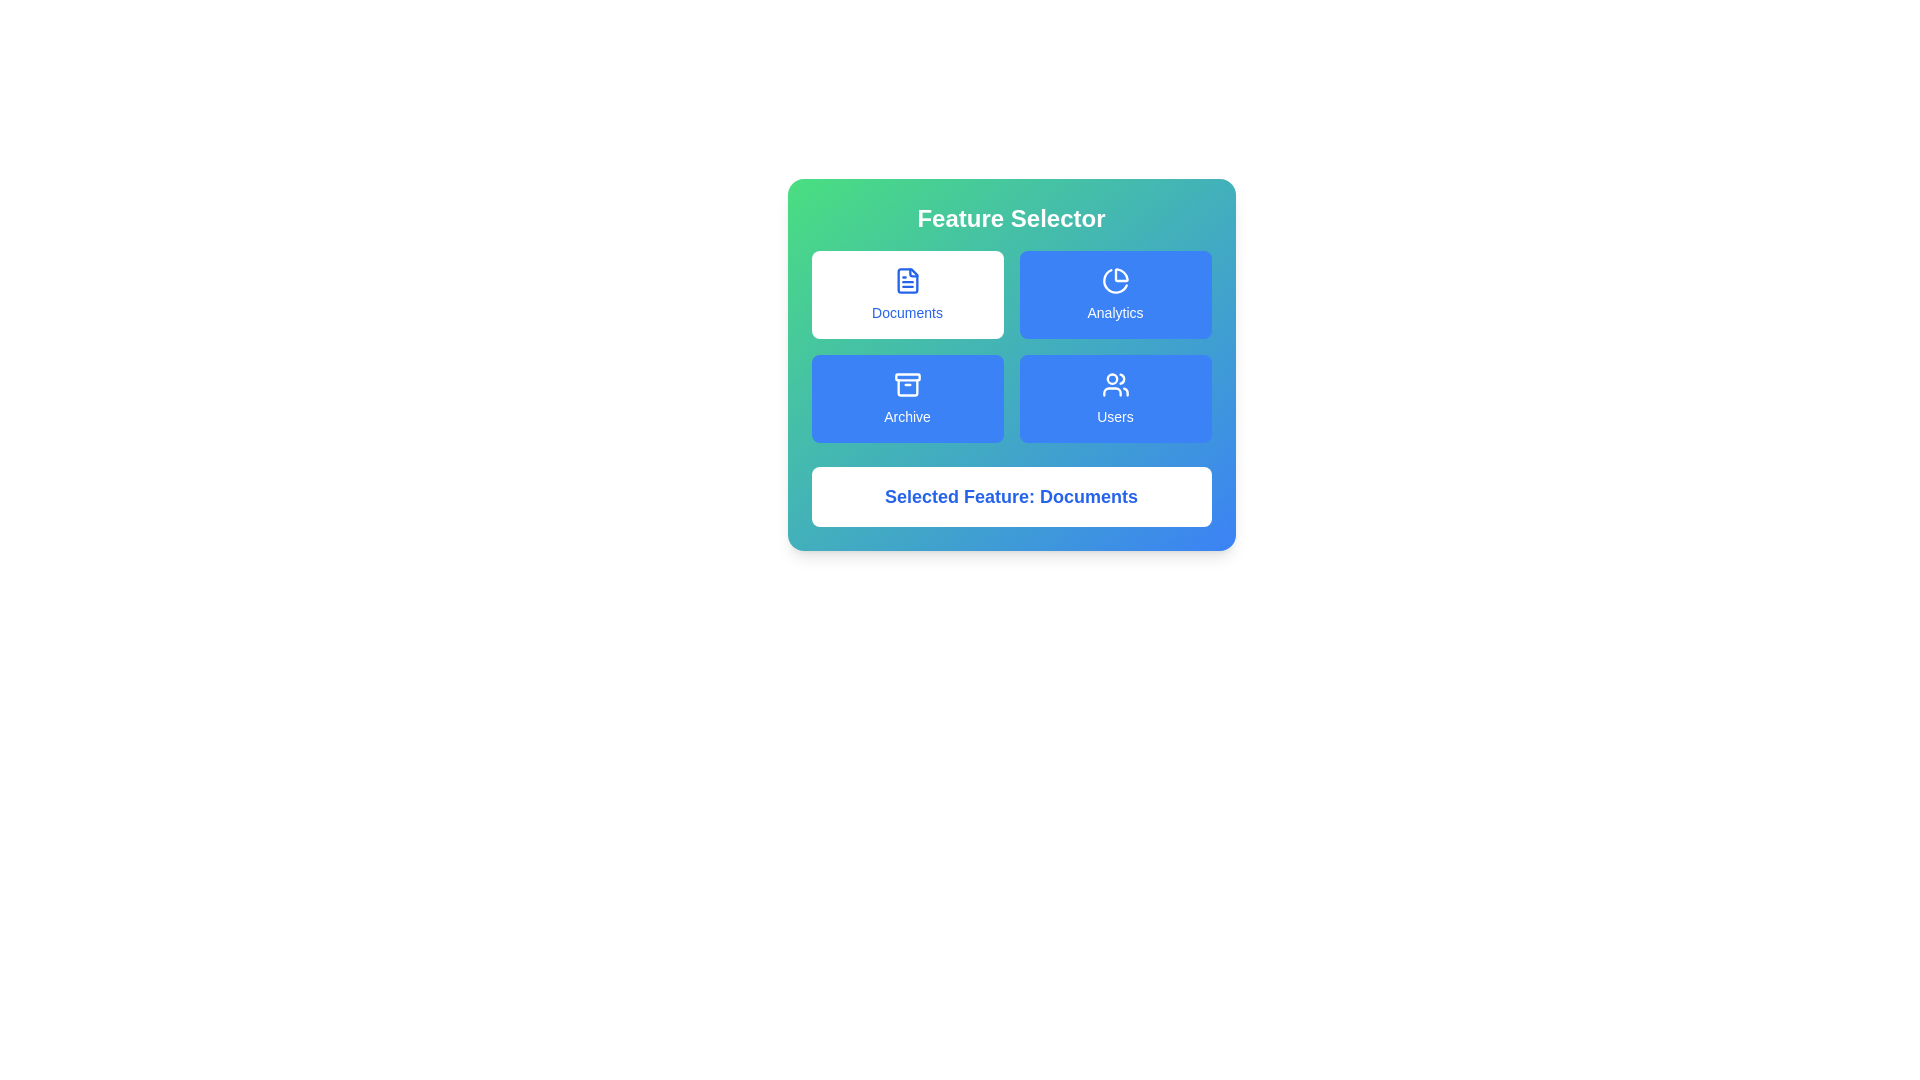 Image resolution: width=1920 pixels, height=1080 pixels. What do you see at coordinates (906, 385) in the screenshot?
I see `the 'Archive' icon, which is the first button in the second row of the feature selector grid` at bounding box center [906, 385].